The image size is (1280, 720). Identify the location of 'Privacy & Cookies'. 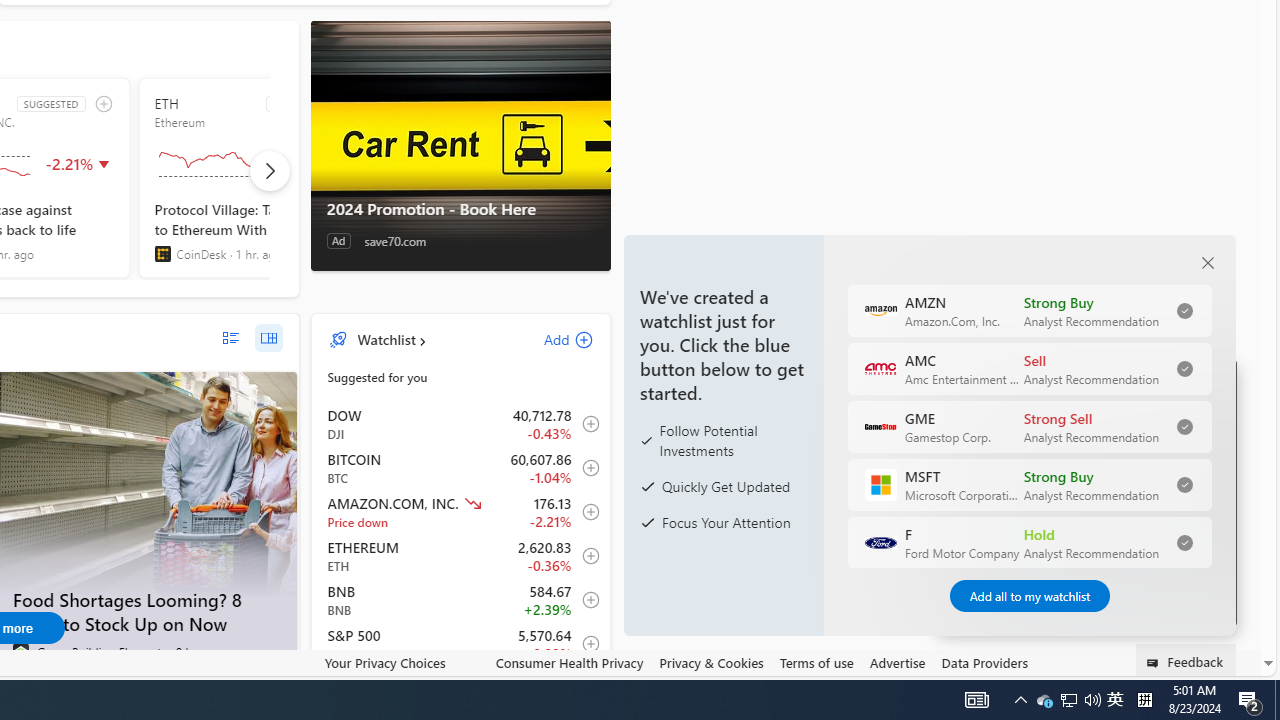
(711, 662).